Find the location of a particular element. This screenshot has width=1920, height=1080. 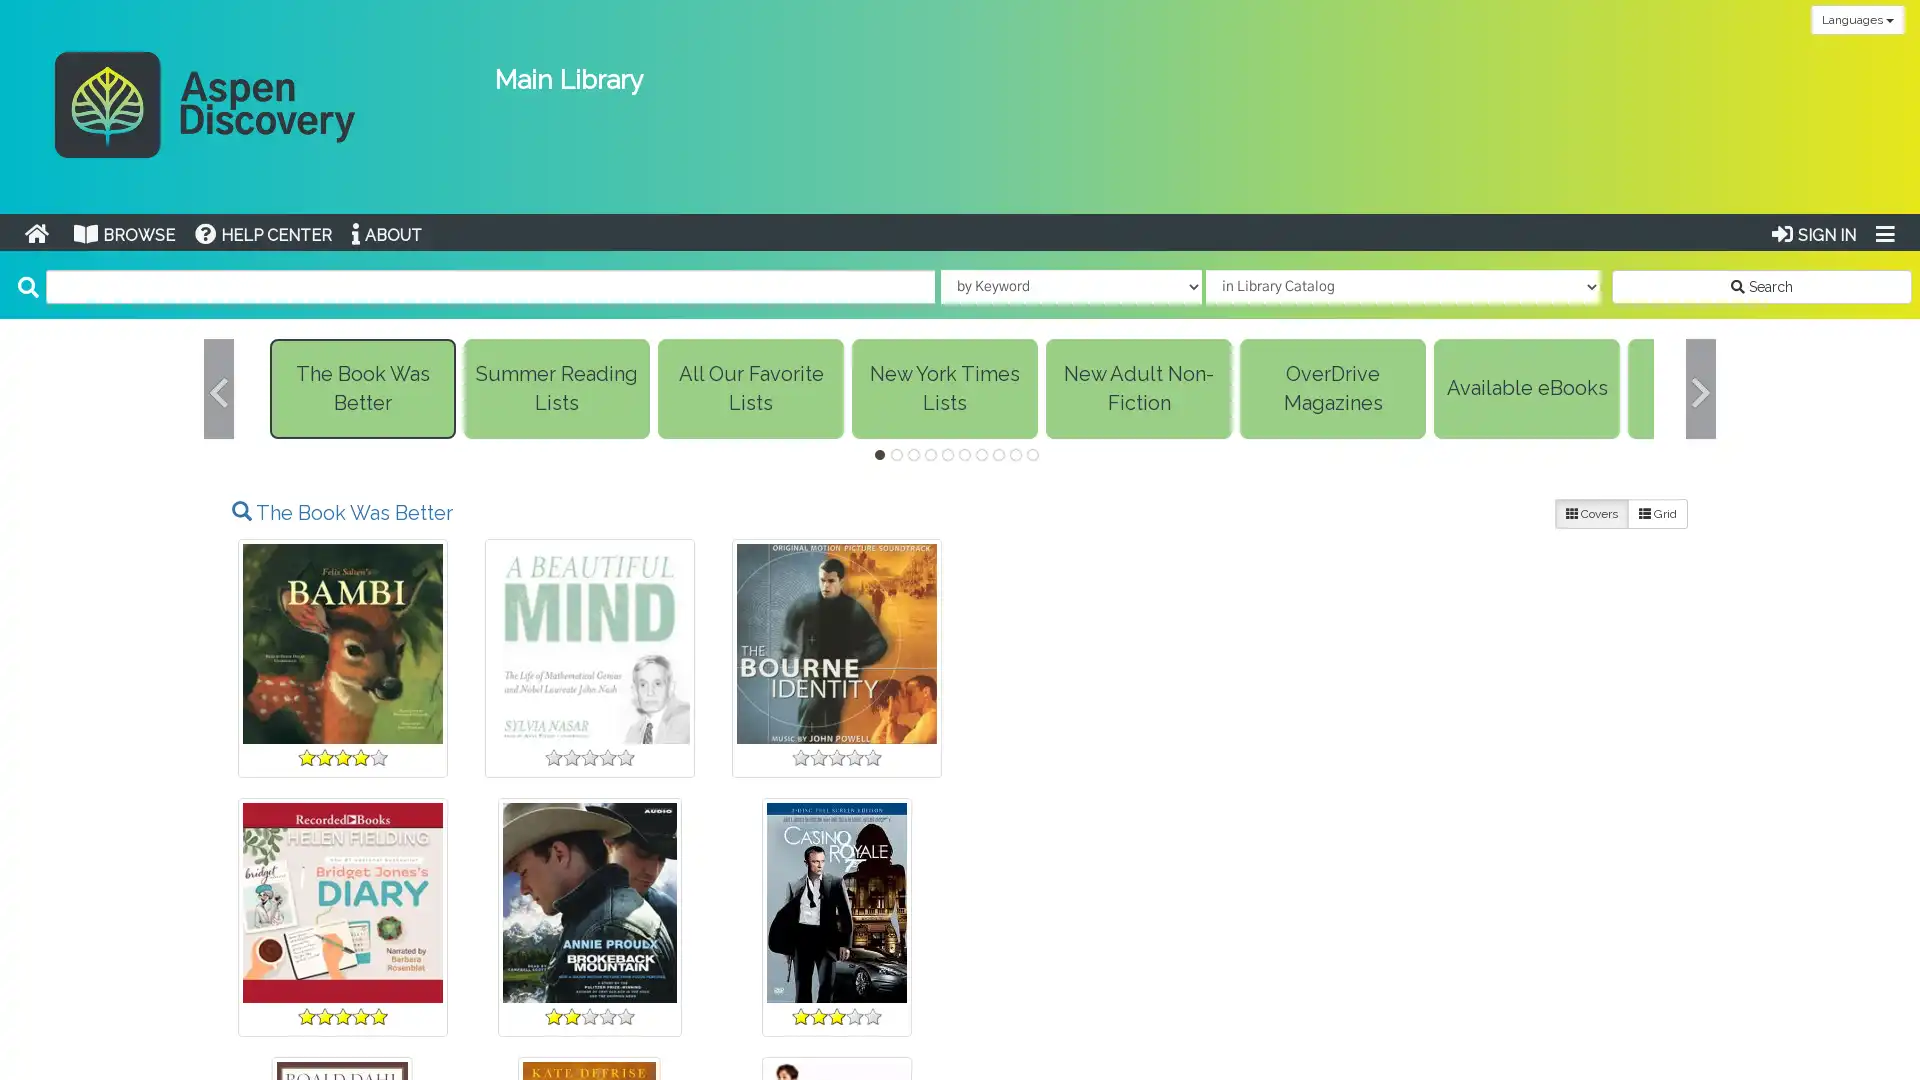

Write a Review is located at coordinates (342, 1018).